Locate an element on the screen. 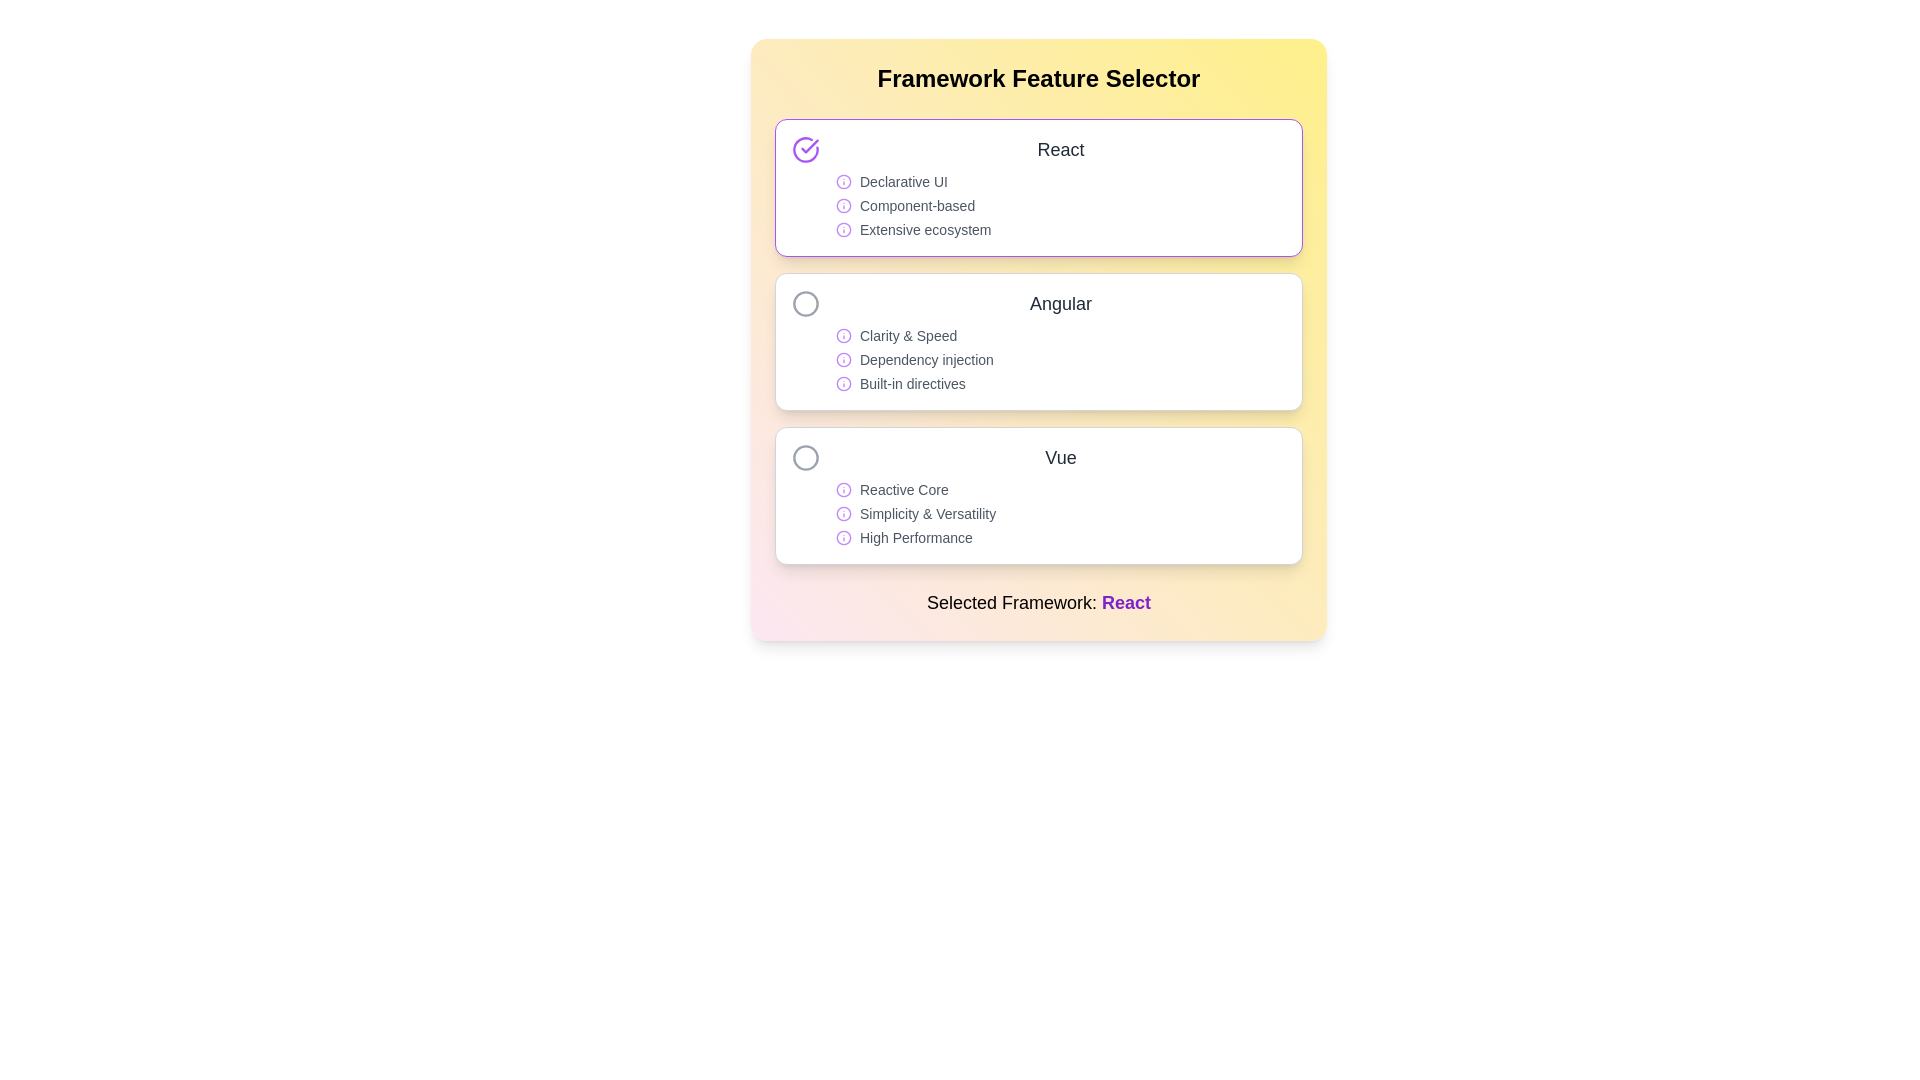 This screenshot has height=1080, width=1920. the Informational Card displaying information about the 'React' framework is located at coordinates (1038, 188).